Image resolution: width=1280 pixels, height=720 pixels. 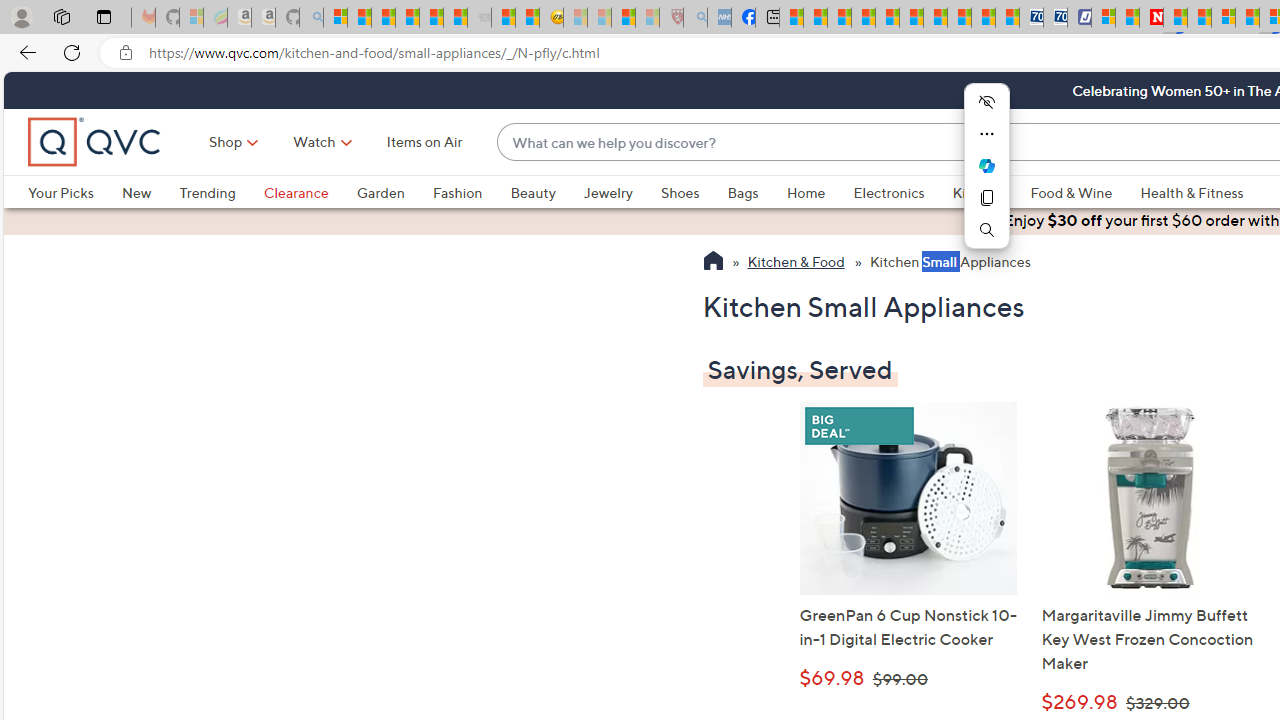 What do you see at coordinates (887, 192) in the screenshot?
I see `'Electronics'` at bounding box center [887, 192].